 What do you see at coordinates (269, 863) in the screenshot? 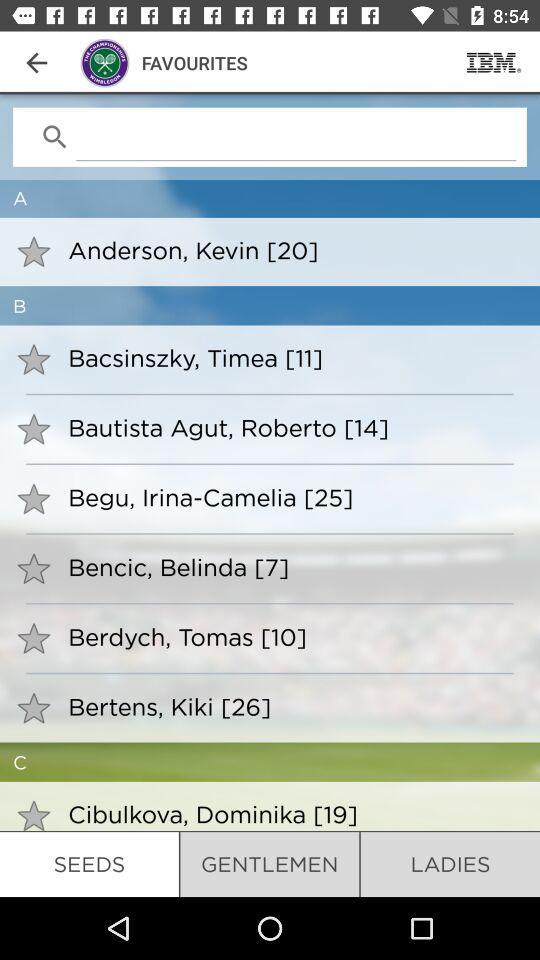
I see `icon below cibulkova, dominika [19] icon` at bounding box center [269, 863].